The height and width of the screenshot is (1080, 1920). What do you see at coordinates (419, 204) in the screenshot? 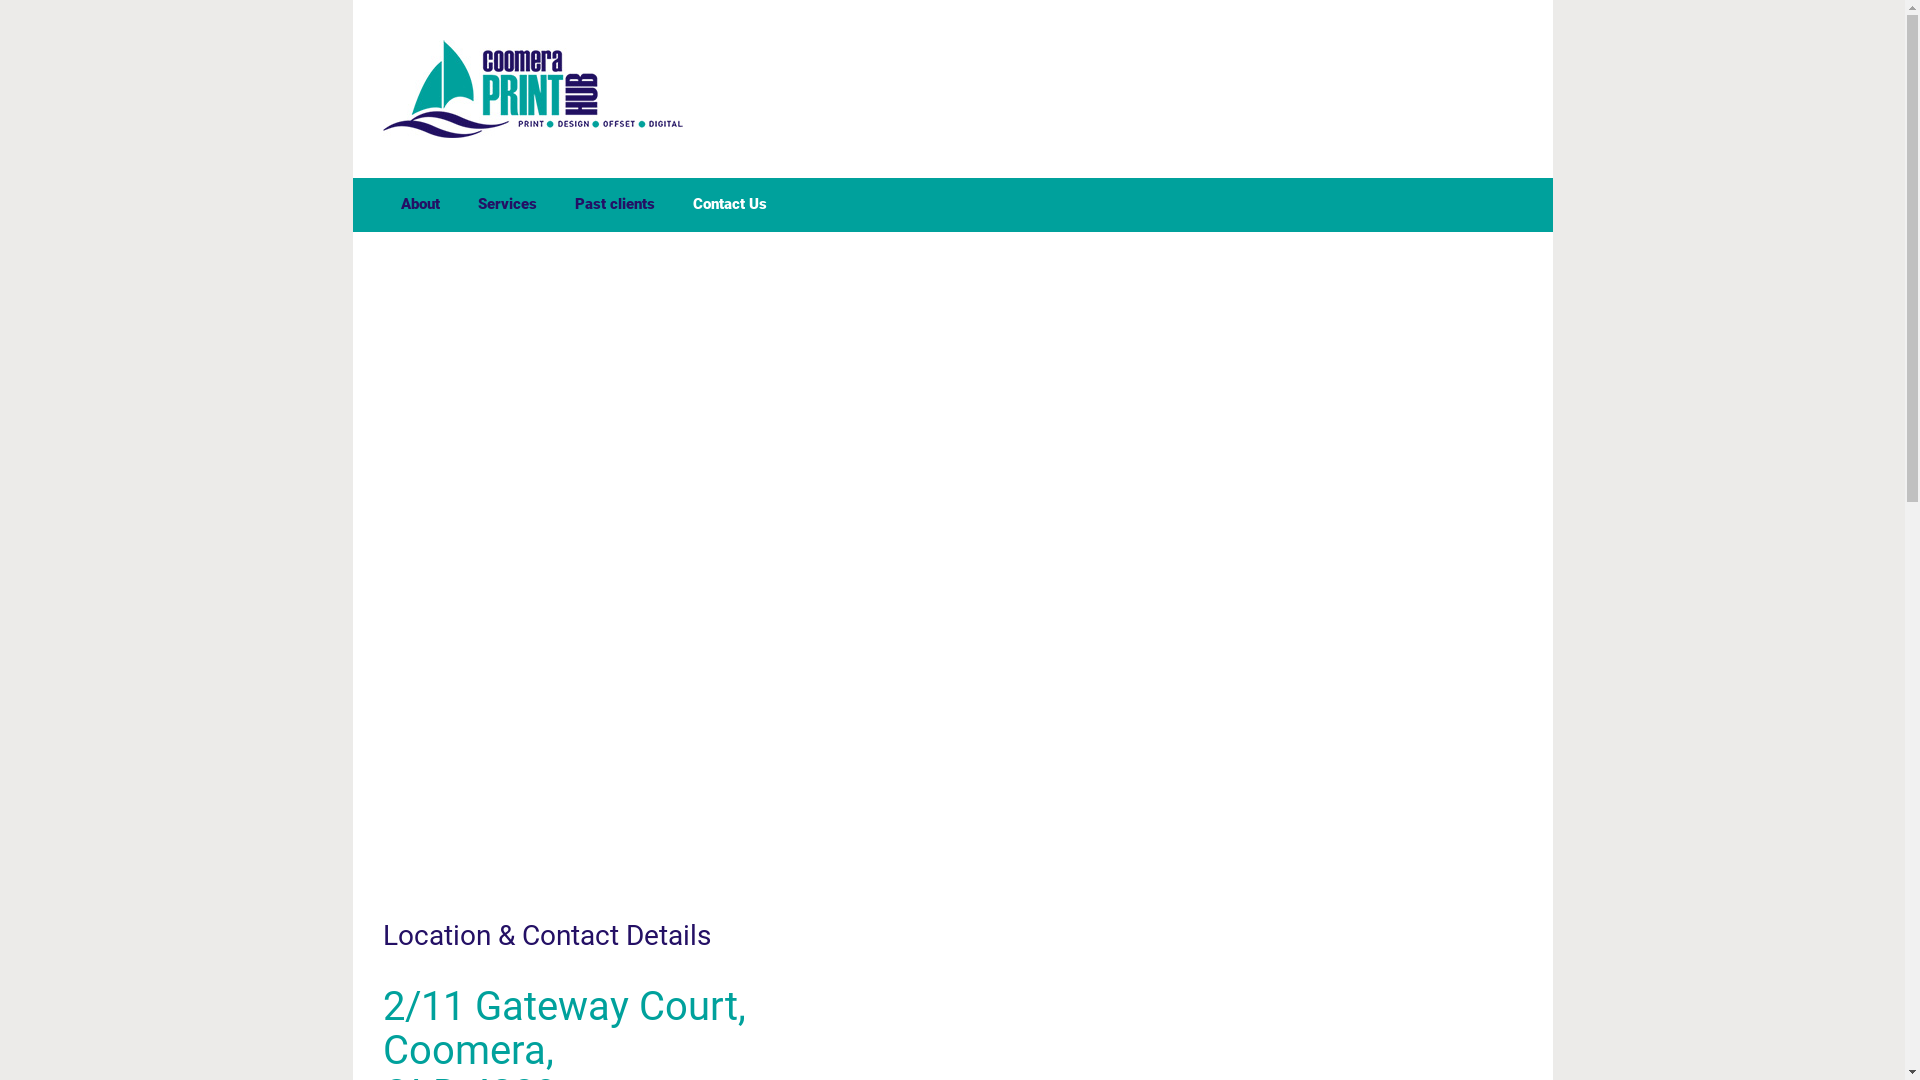
I see `'About'` at bounding box center [419, 204].